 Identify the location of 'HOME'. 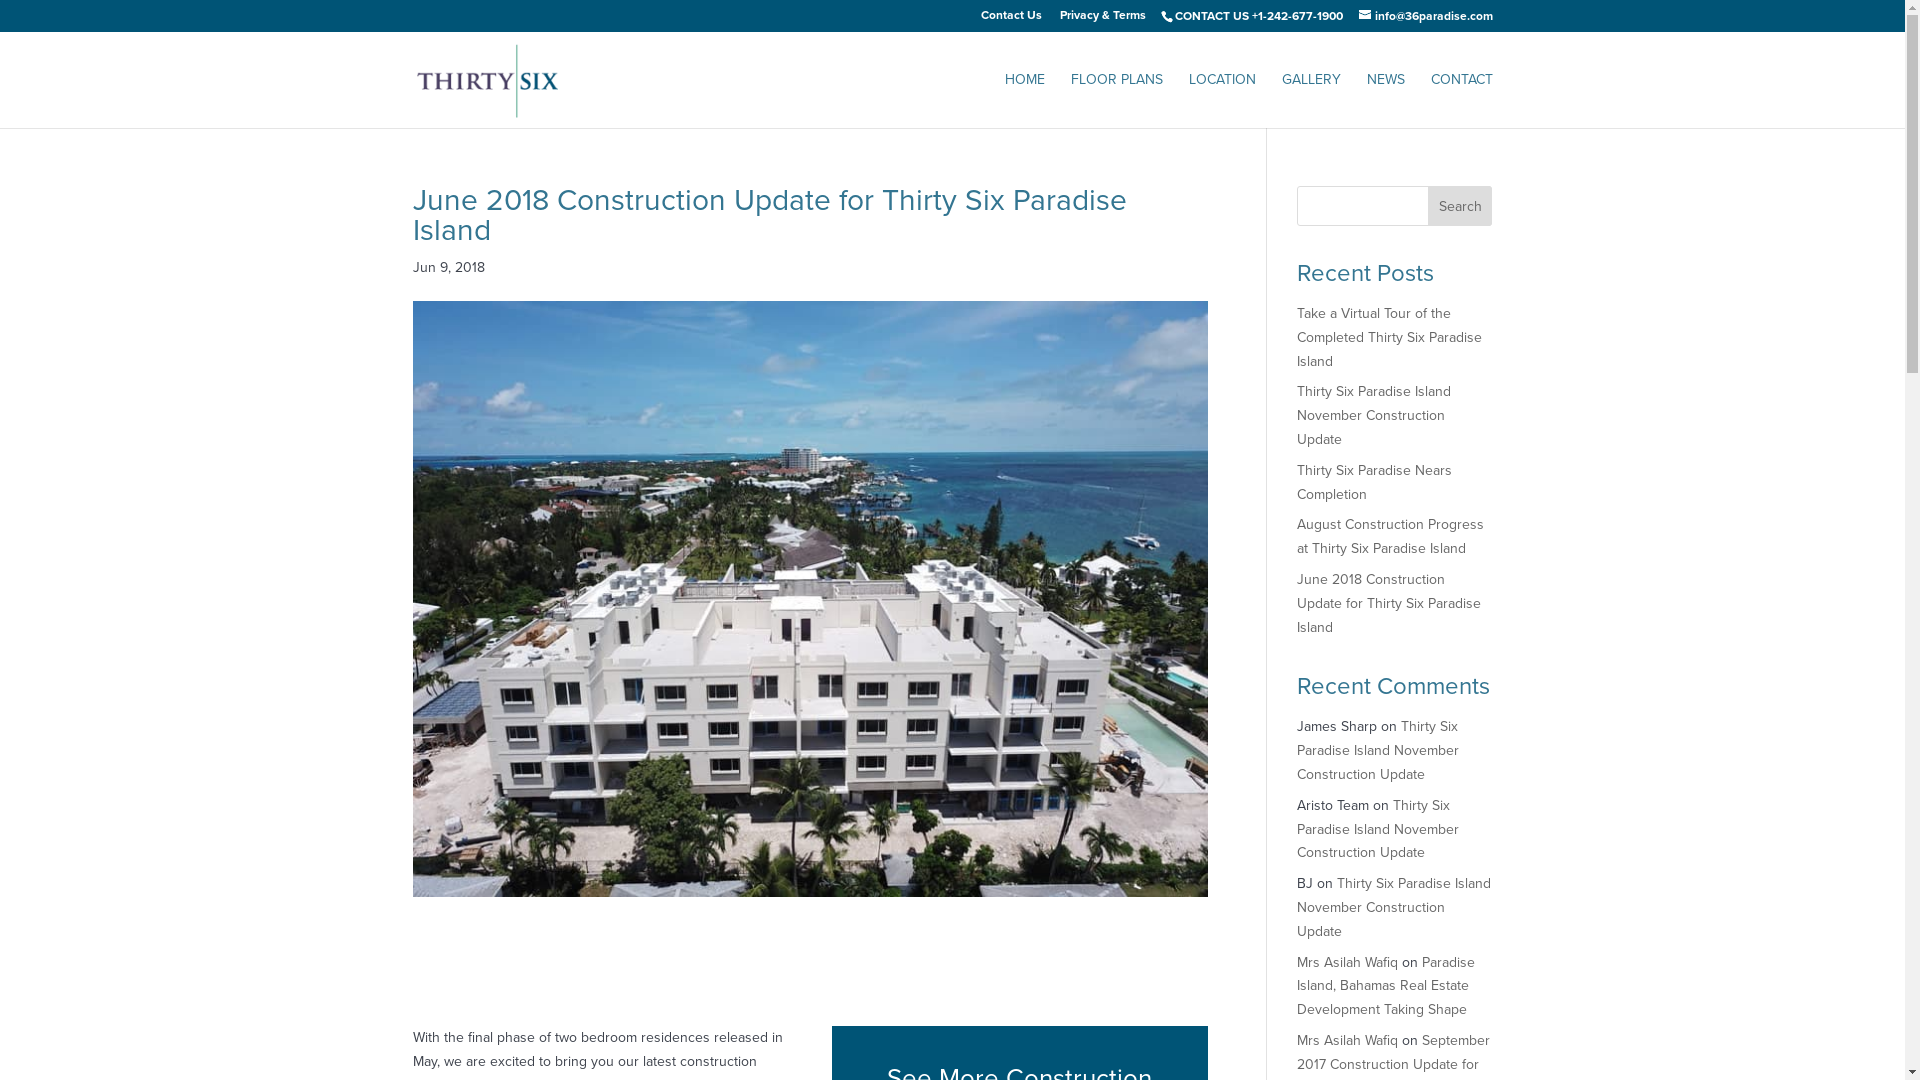
(1023, 100).